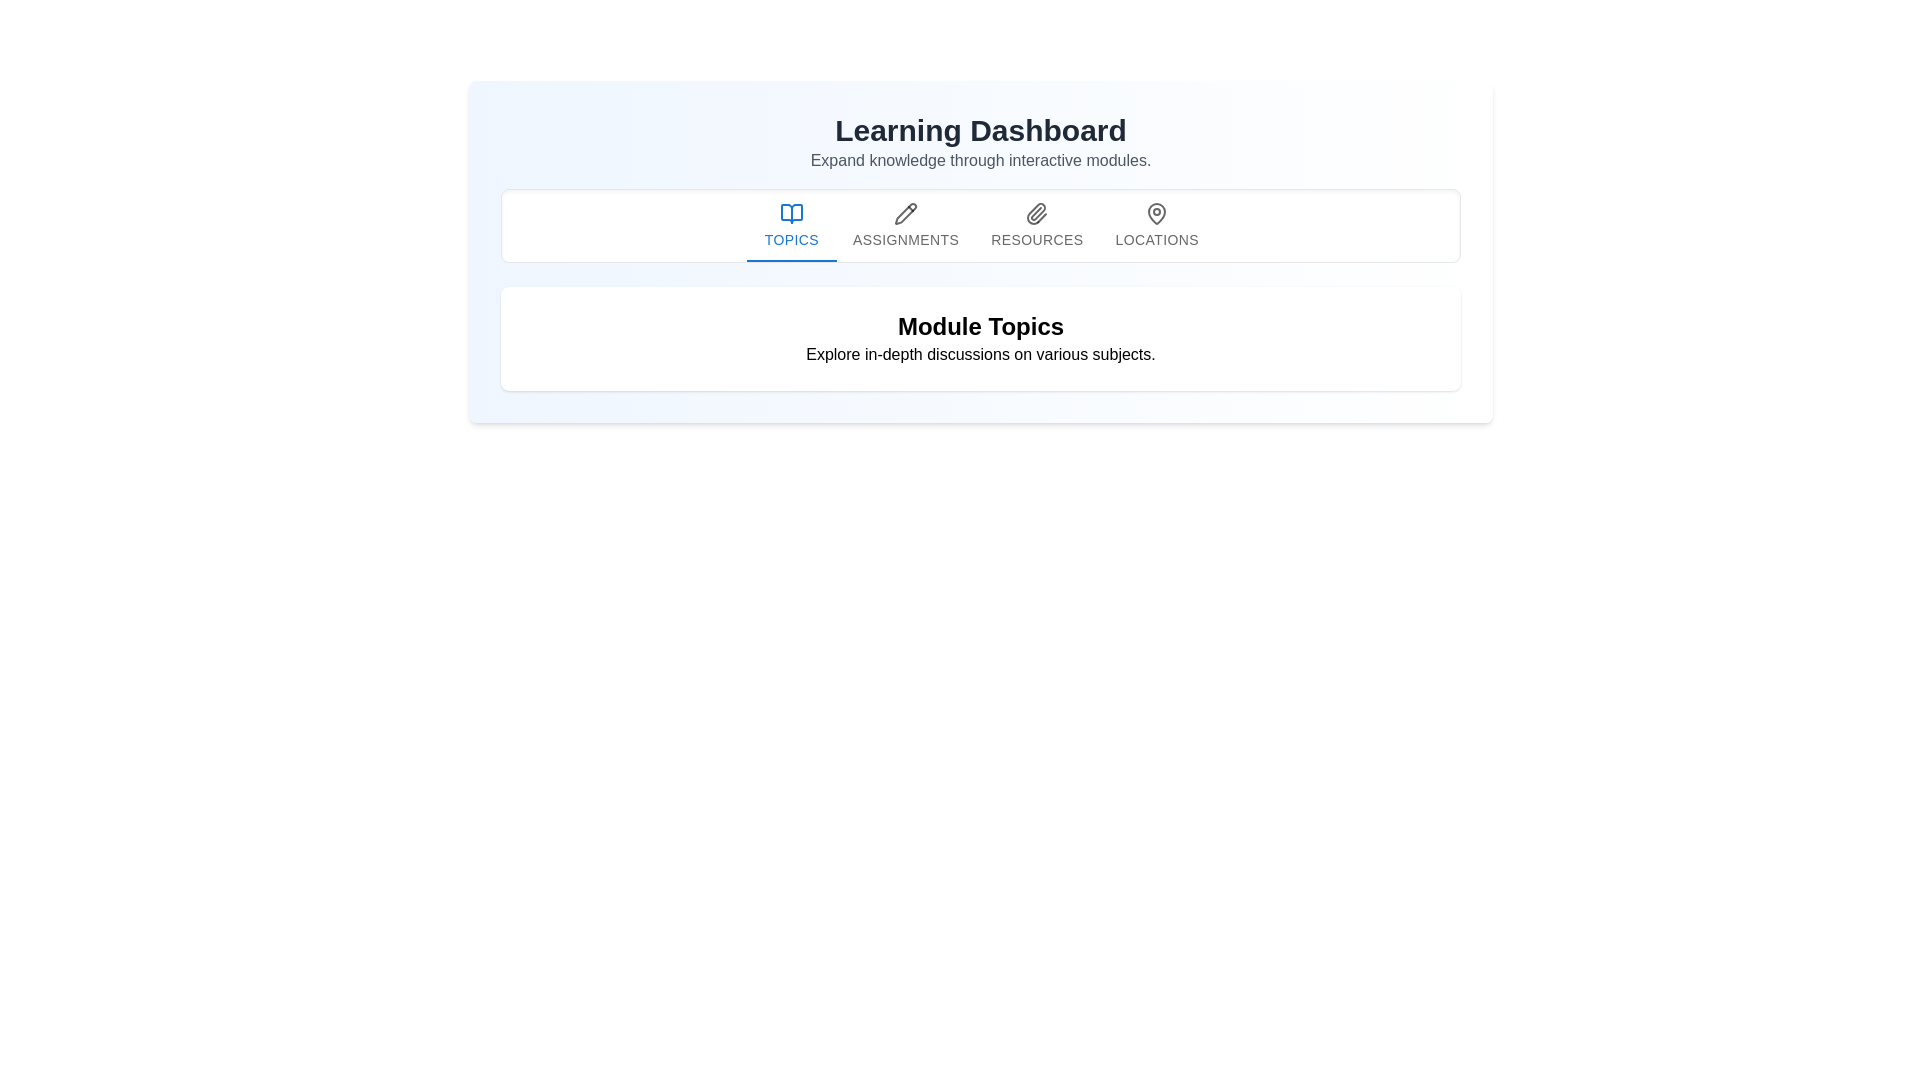  Describe the element at coordinates (1036, 214) in the screenshot. I see `the paperclip icon in the navigation bar` at that location.